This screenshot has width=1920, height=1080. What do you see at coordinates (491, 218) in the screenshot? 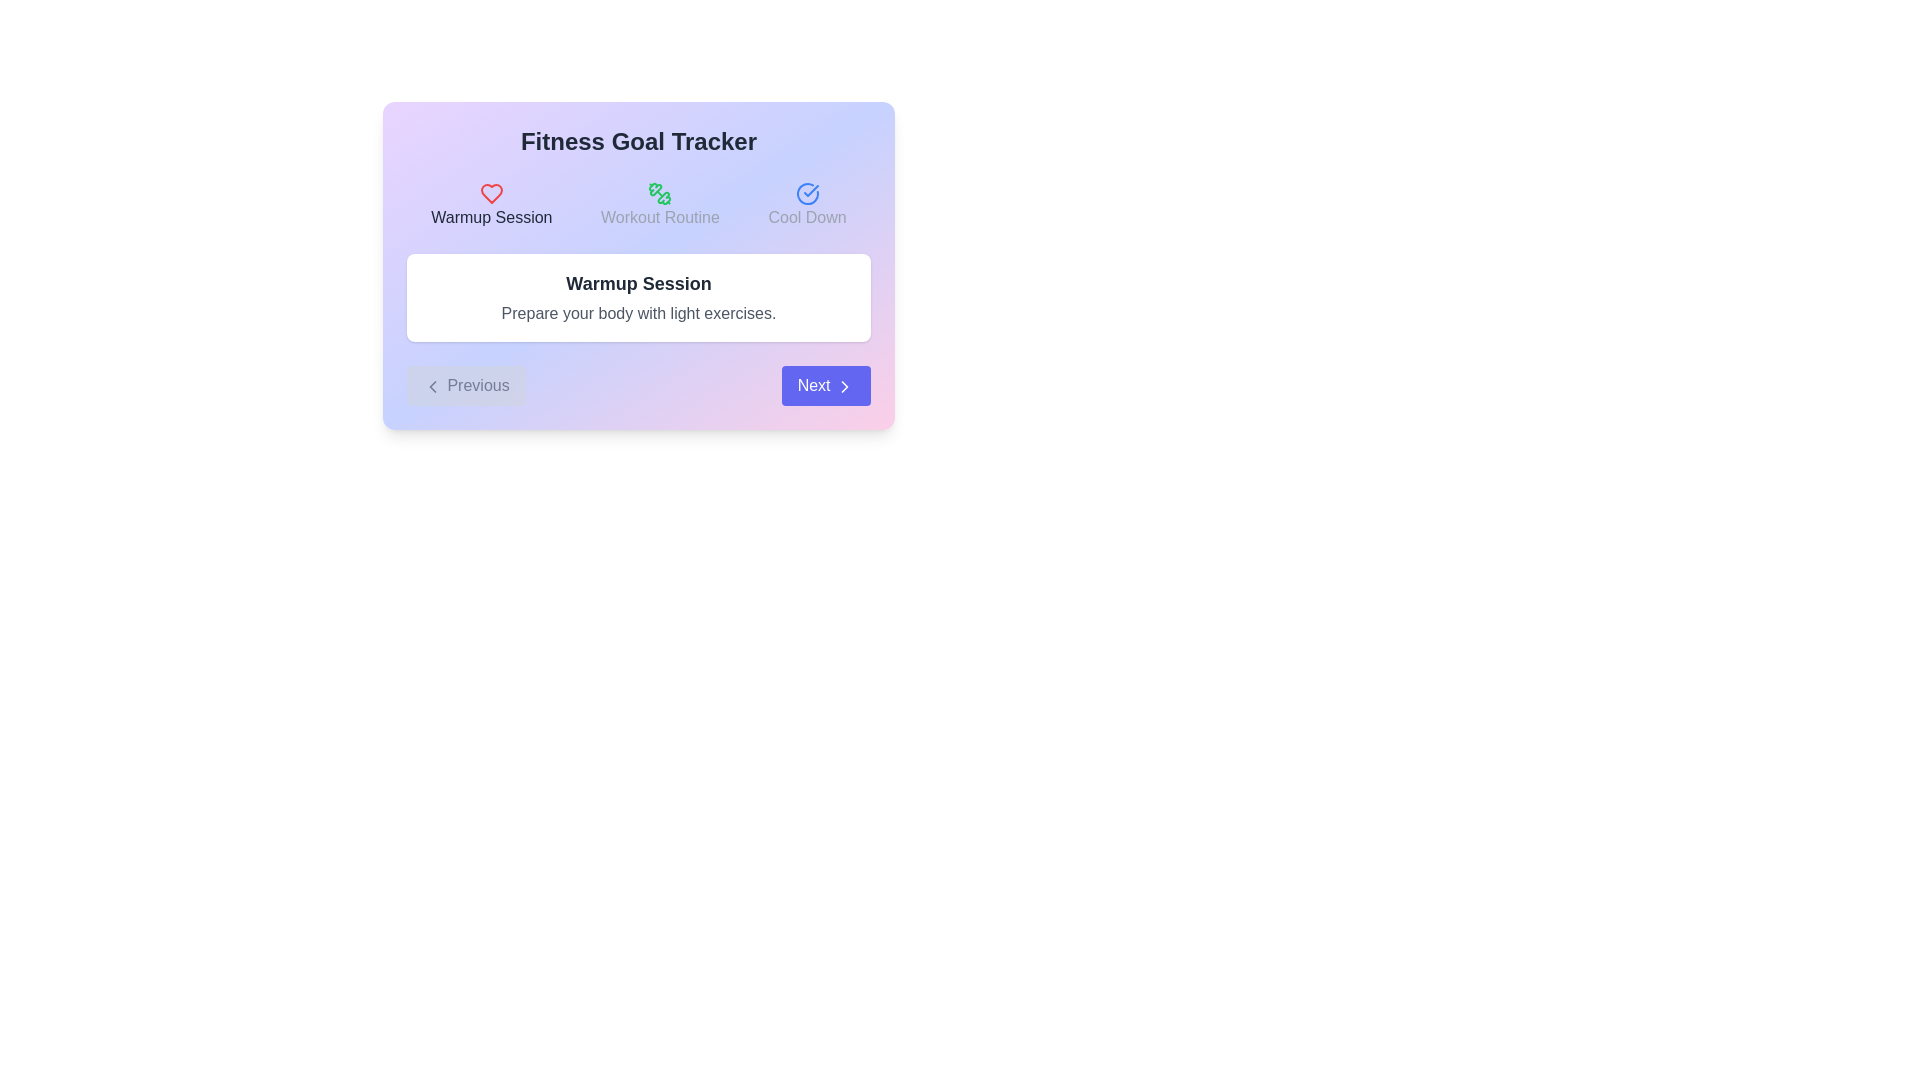
I see `the 'Warmup Session' text label that indicates the stage of focus in the application, positioned below a heart icon and is the left-most among similar text labels` at bounding box center [491, 218].